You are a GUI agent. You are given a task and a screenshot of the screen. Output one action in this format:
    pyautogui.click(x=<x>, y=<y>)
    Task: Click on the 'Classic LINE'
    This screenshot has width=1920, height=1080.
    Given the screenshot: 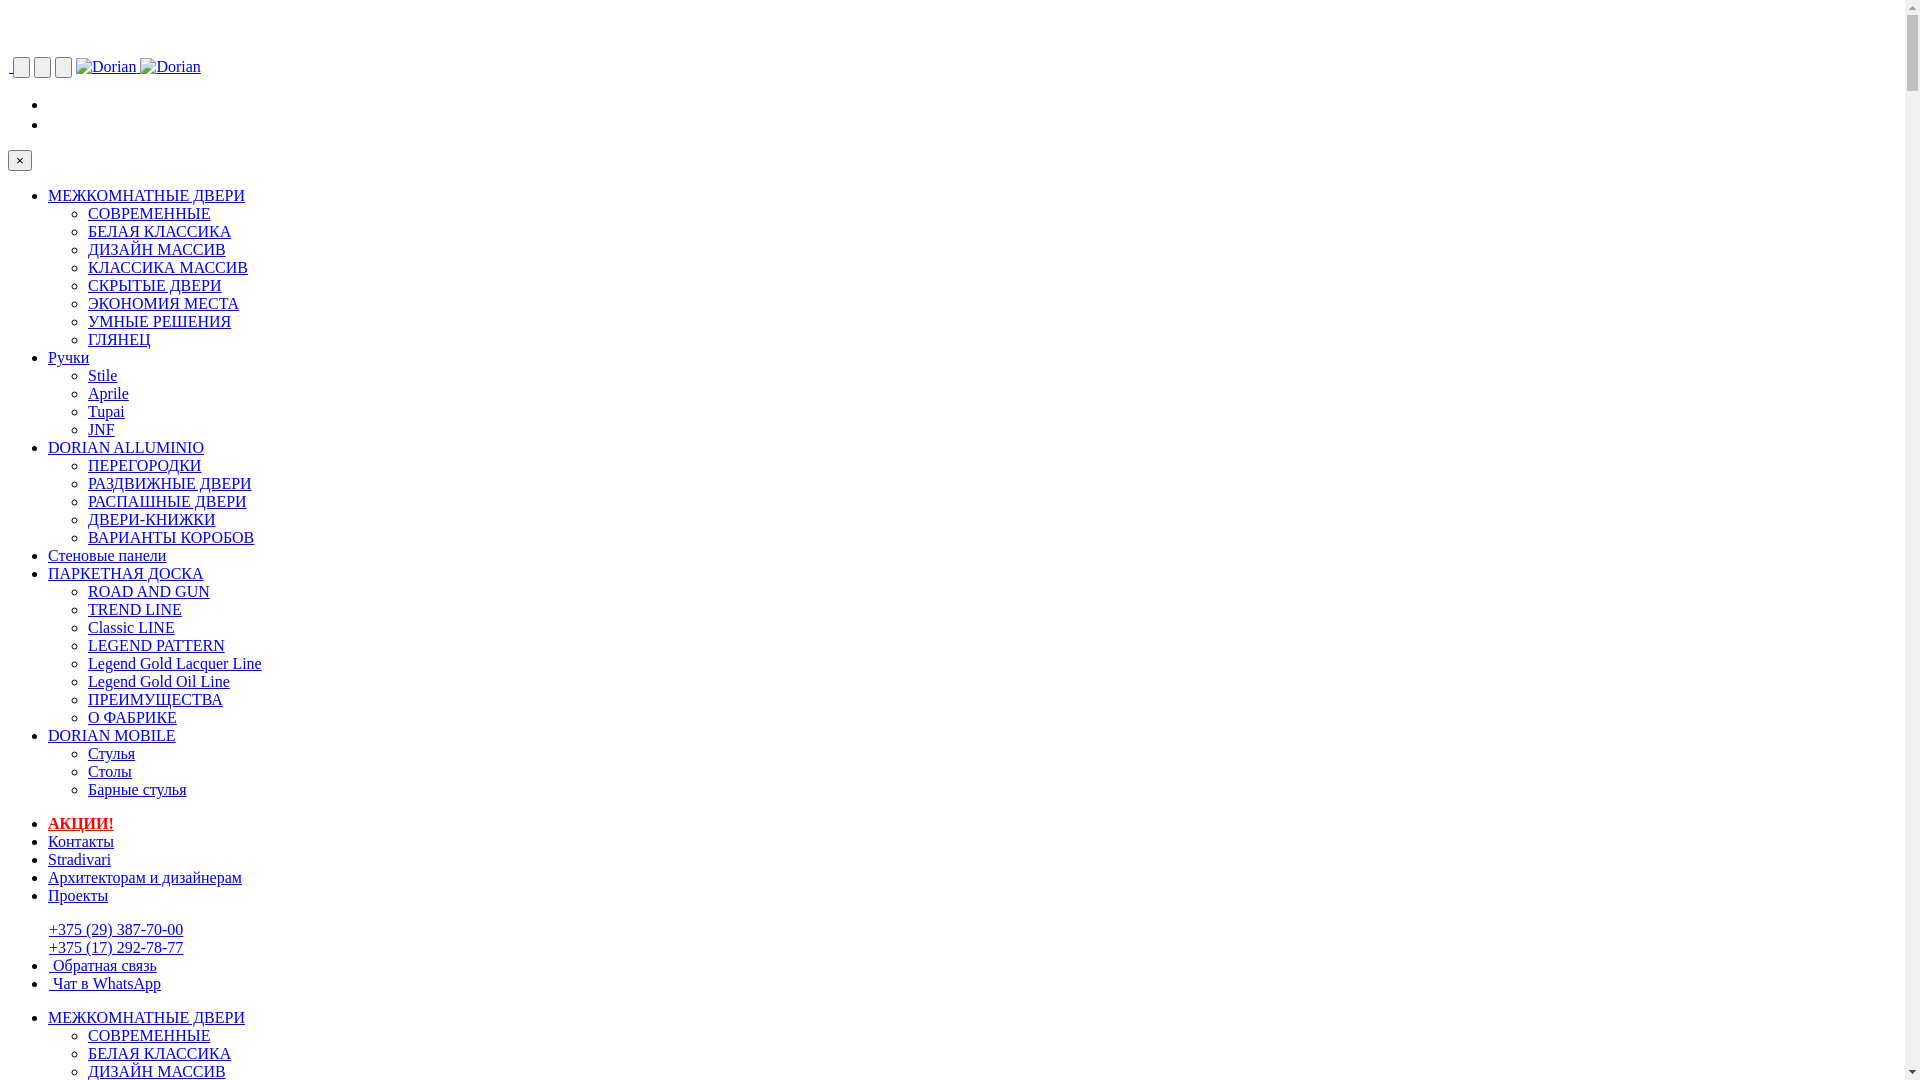 What is the action you would take?
    pyautogui.click(x=130, y=626)
    